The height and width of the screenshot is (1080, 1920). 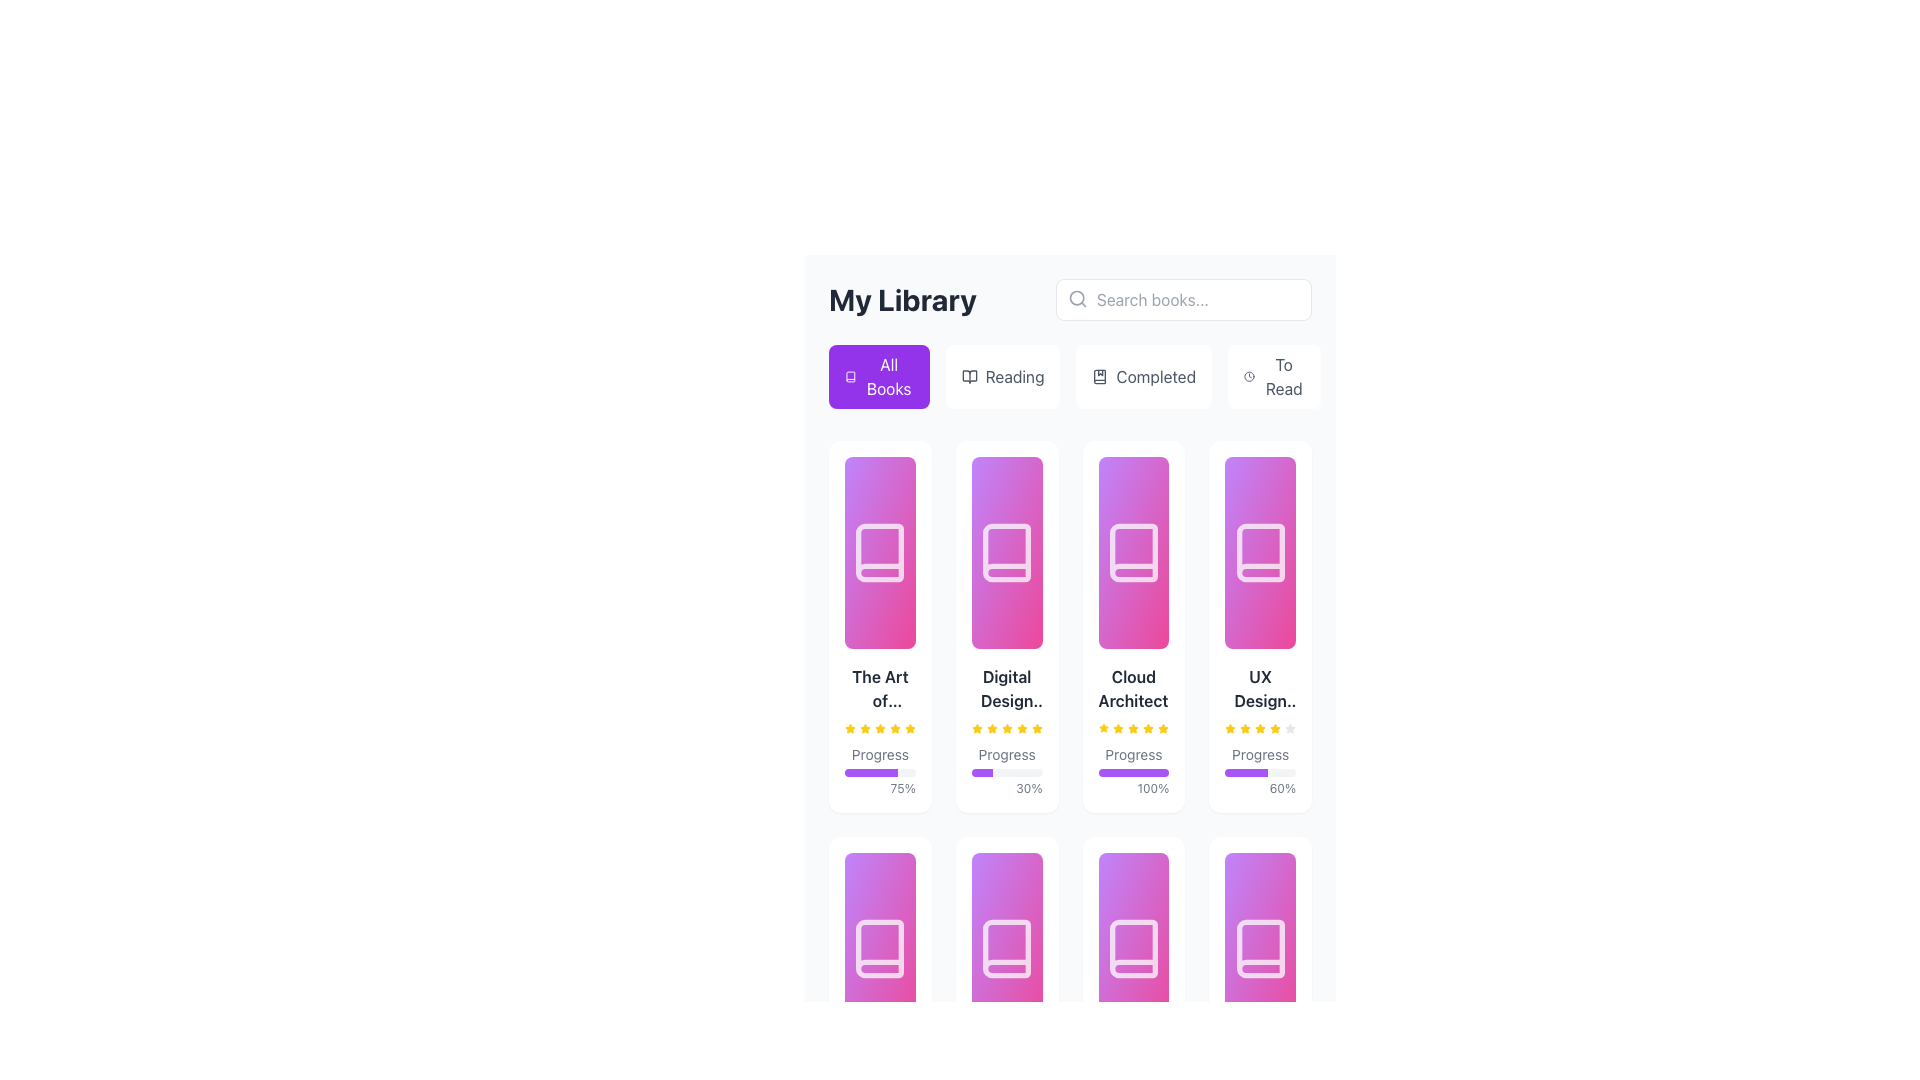 I want to click on the filled star icon representing a 3-star rating for the associated book located in the fourth book card, positioned between the title 'UX Design...' and the progress text, so click(x=1274, y=728).